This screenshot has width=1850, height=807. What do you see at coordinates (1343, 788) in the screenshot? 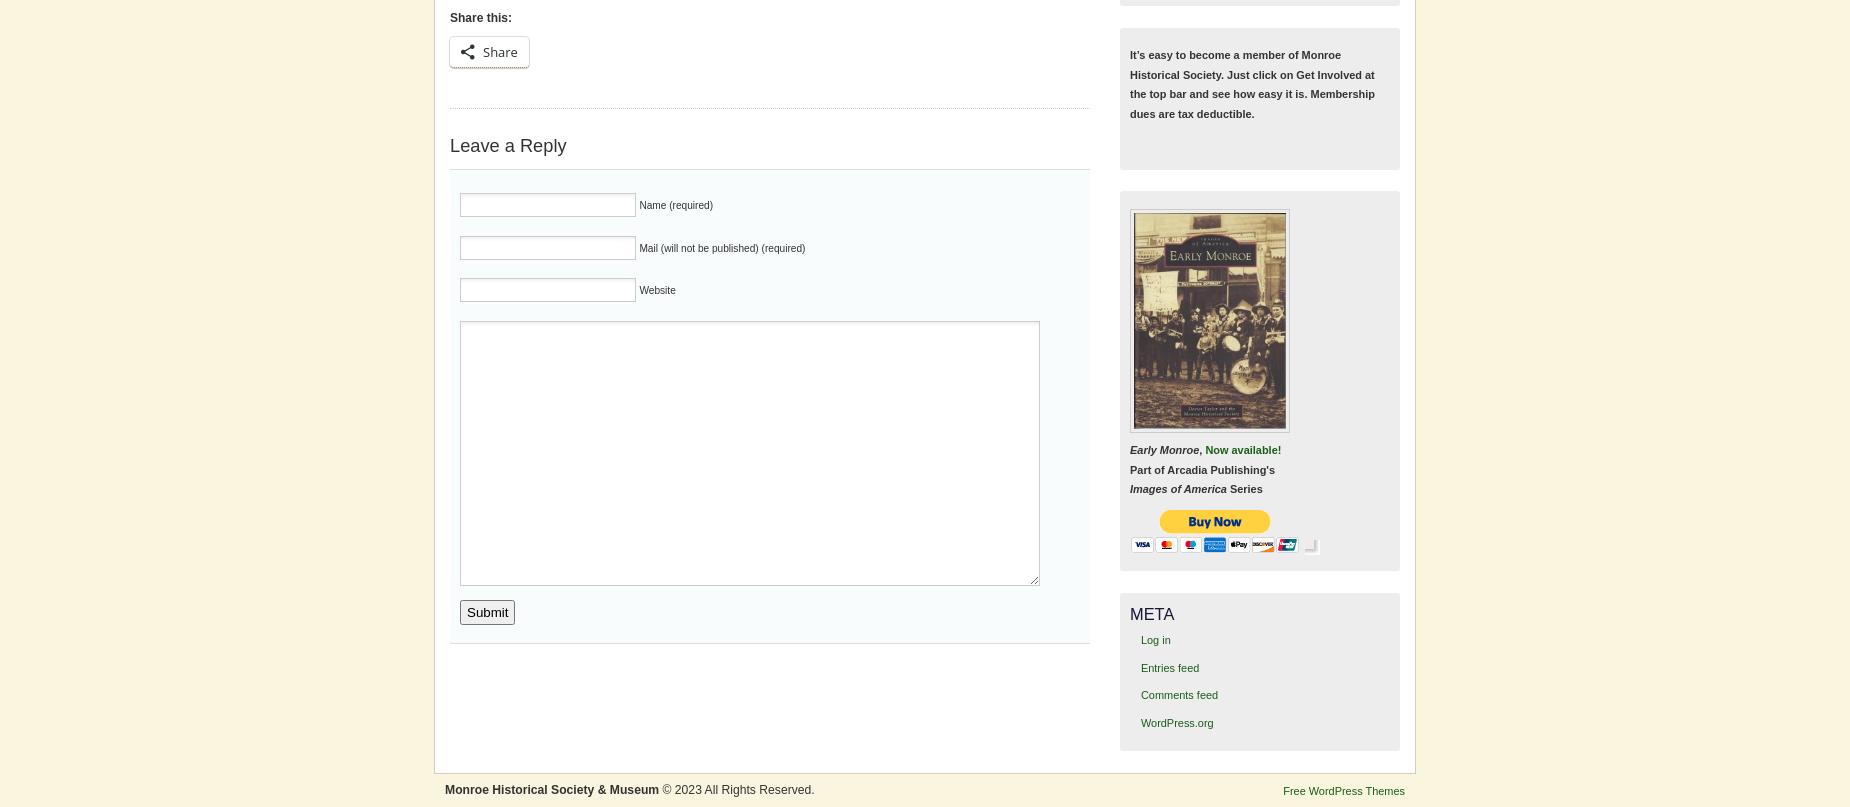
I see `'Free WordPress Themes'` at bounding box center [1343, 788].